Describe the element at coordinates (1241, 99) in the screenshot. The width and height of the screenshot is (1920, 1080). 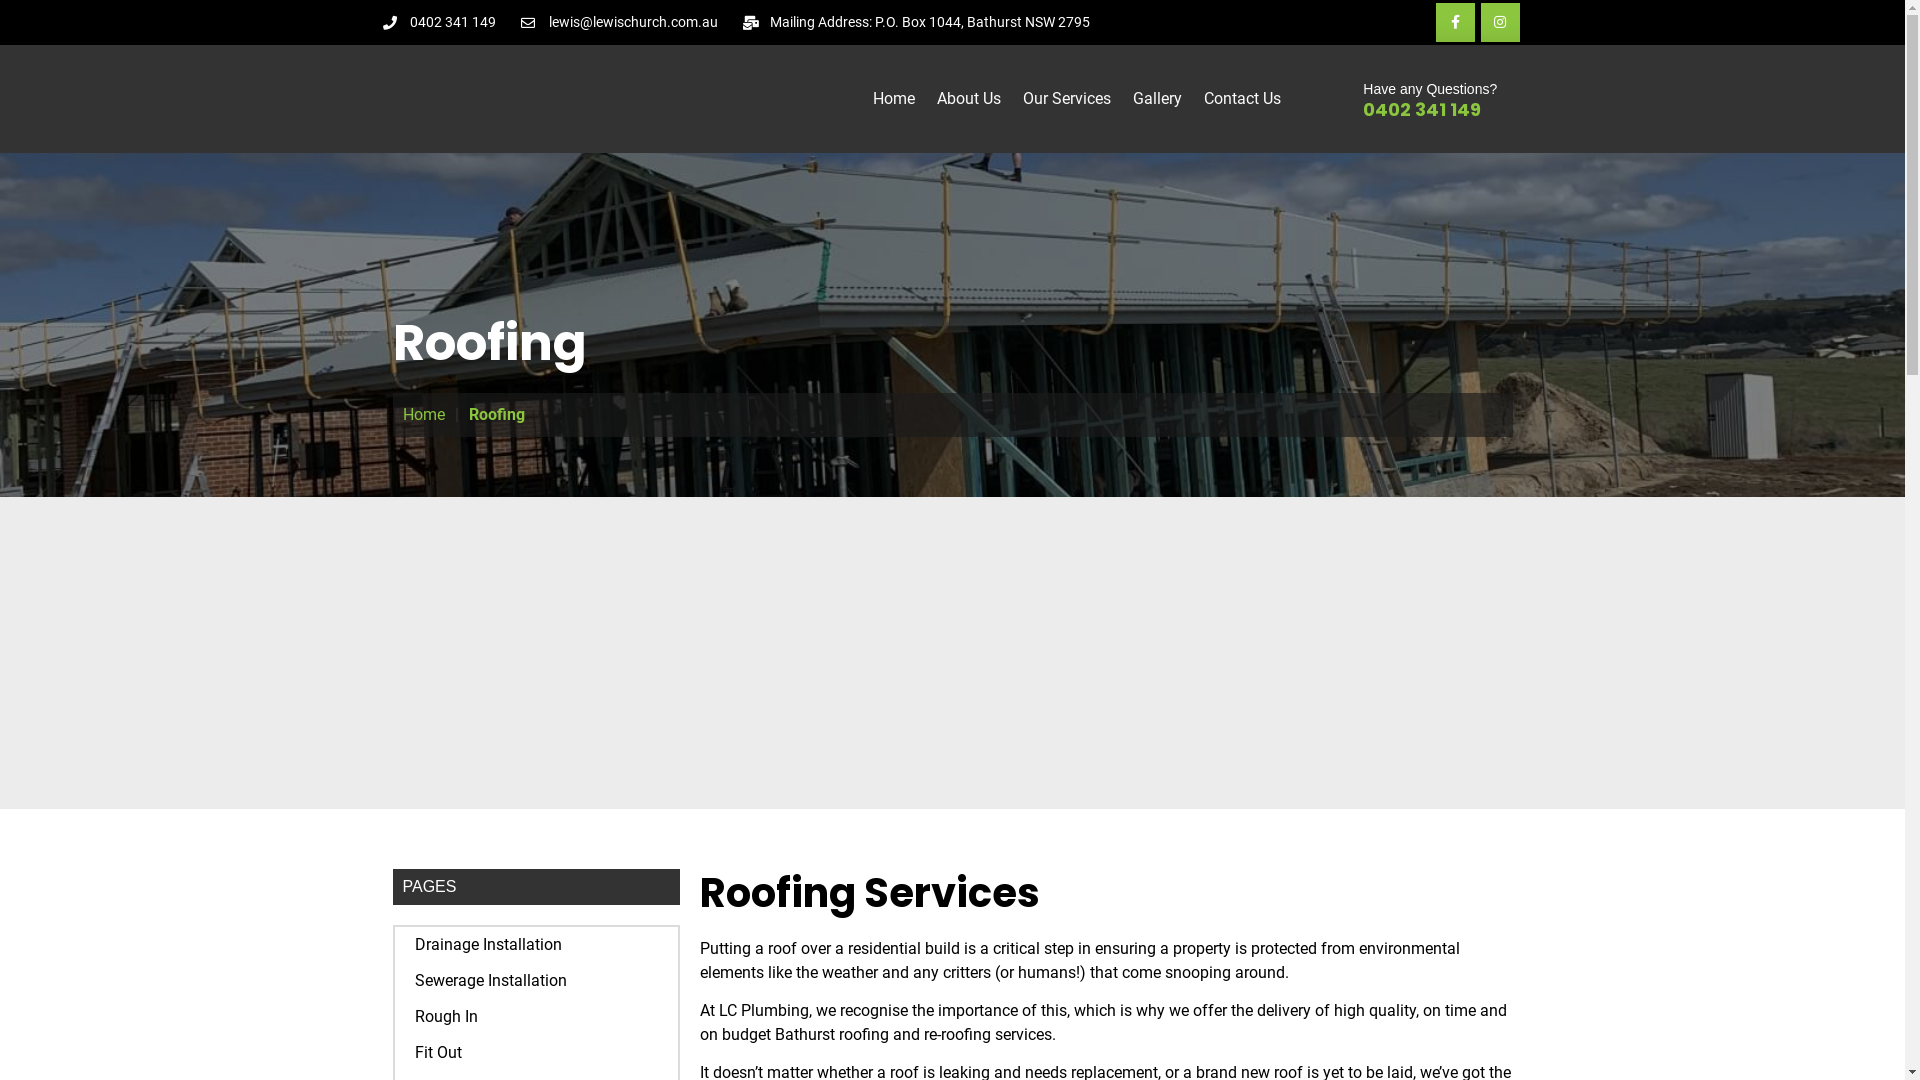
I see `'Contact Us'` at that location.